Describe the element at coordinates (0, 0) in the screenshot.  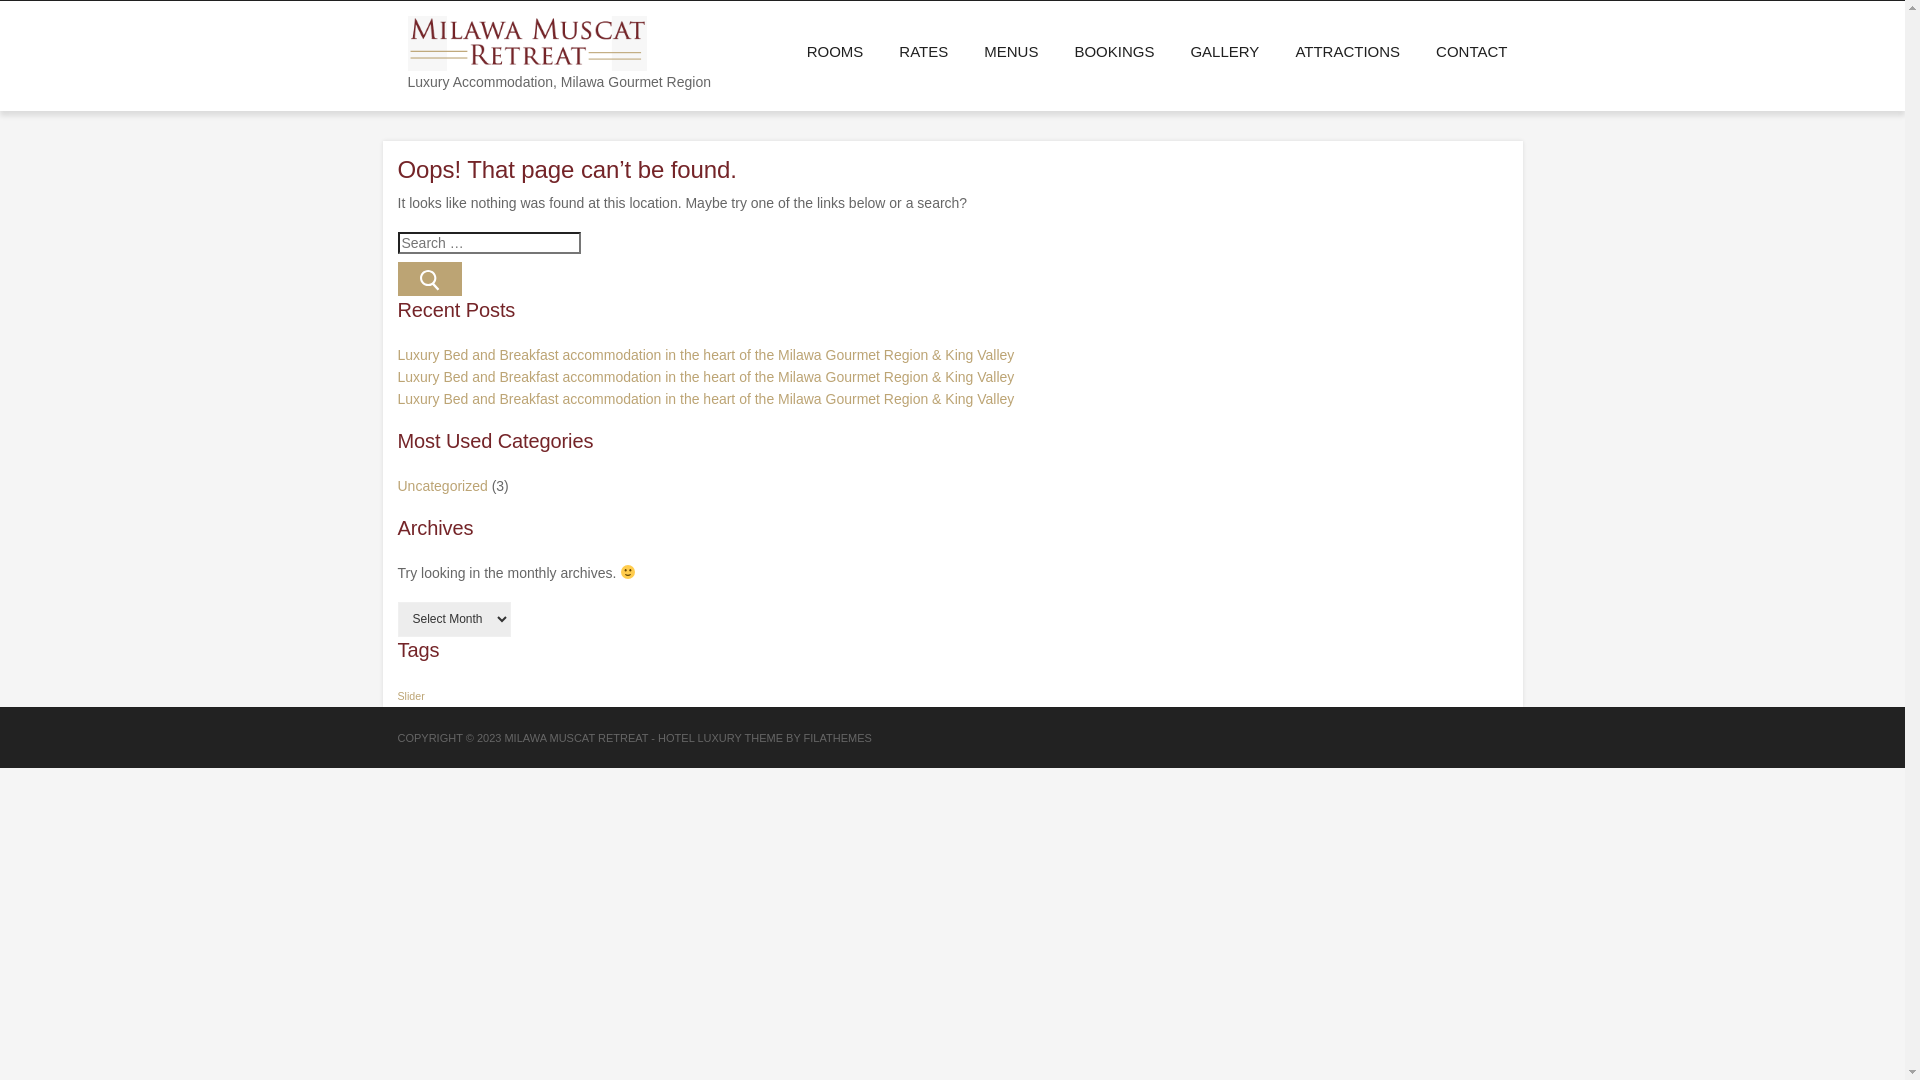
I see `'Skip to content'` at that location.